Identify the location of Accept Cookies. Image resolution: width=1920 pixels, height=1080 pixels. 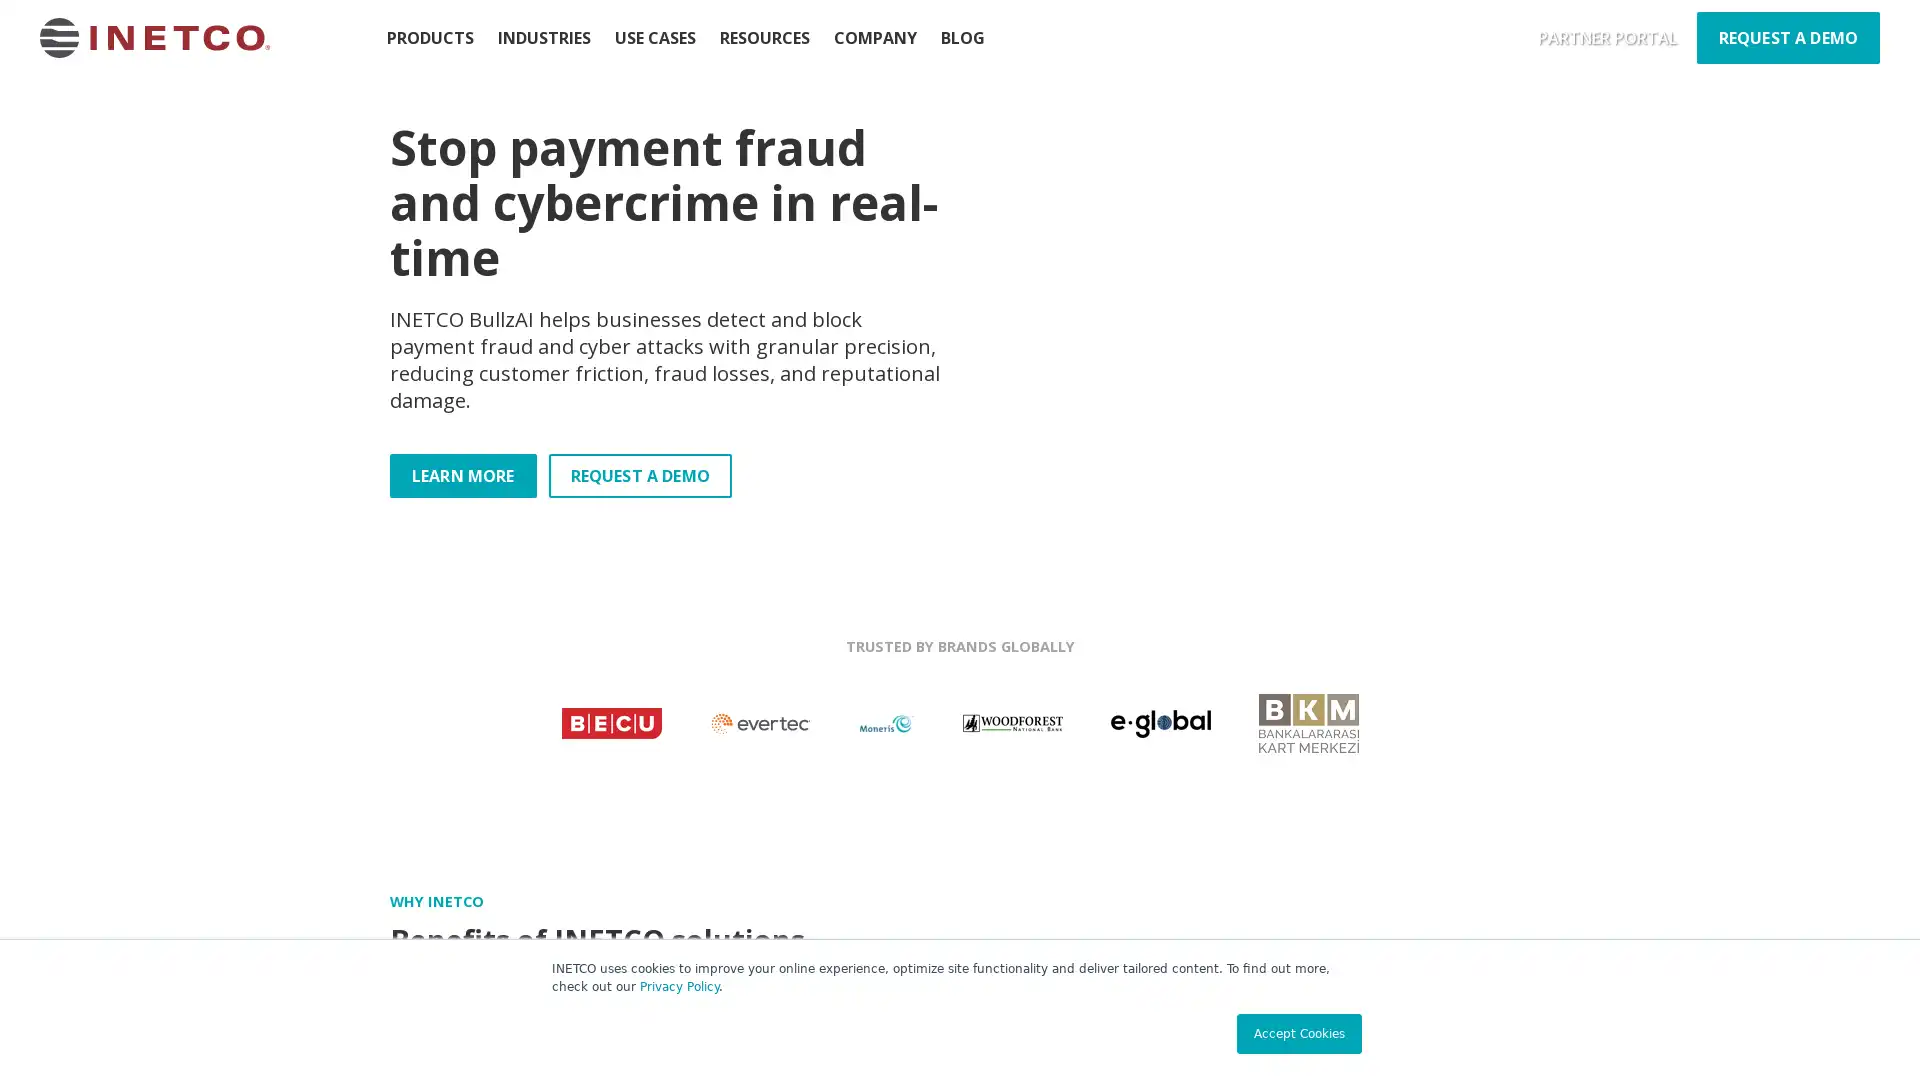
(1299, 1033).